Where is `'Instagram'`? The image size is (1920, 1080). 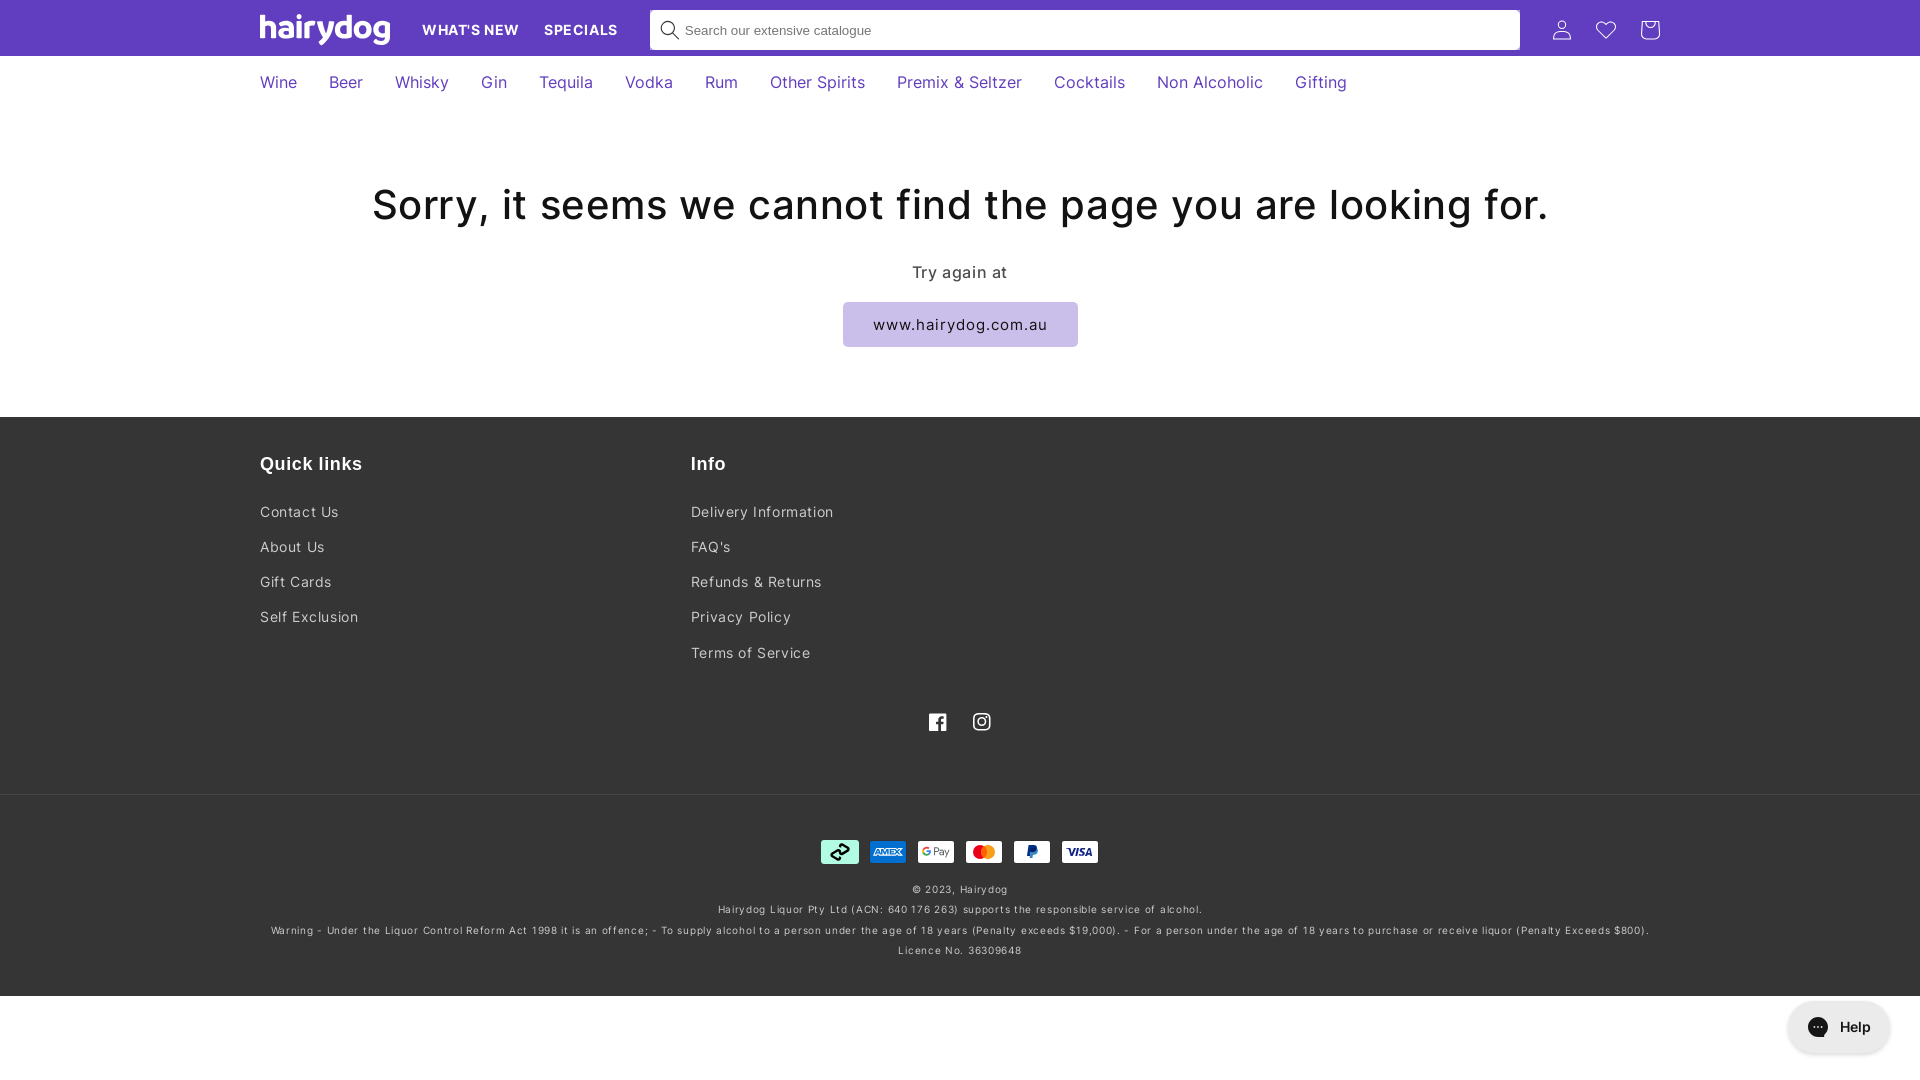
'Instagram' is located at coordinates (982, 721).